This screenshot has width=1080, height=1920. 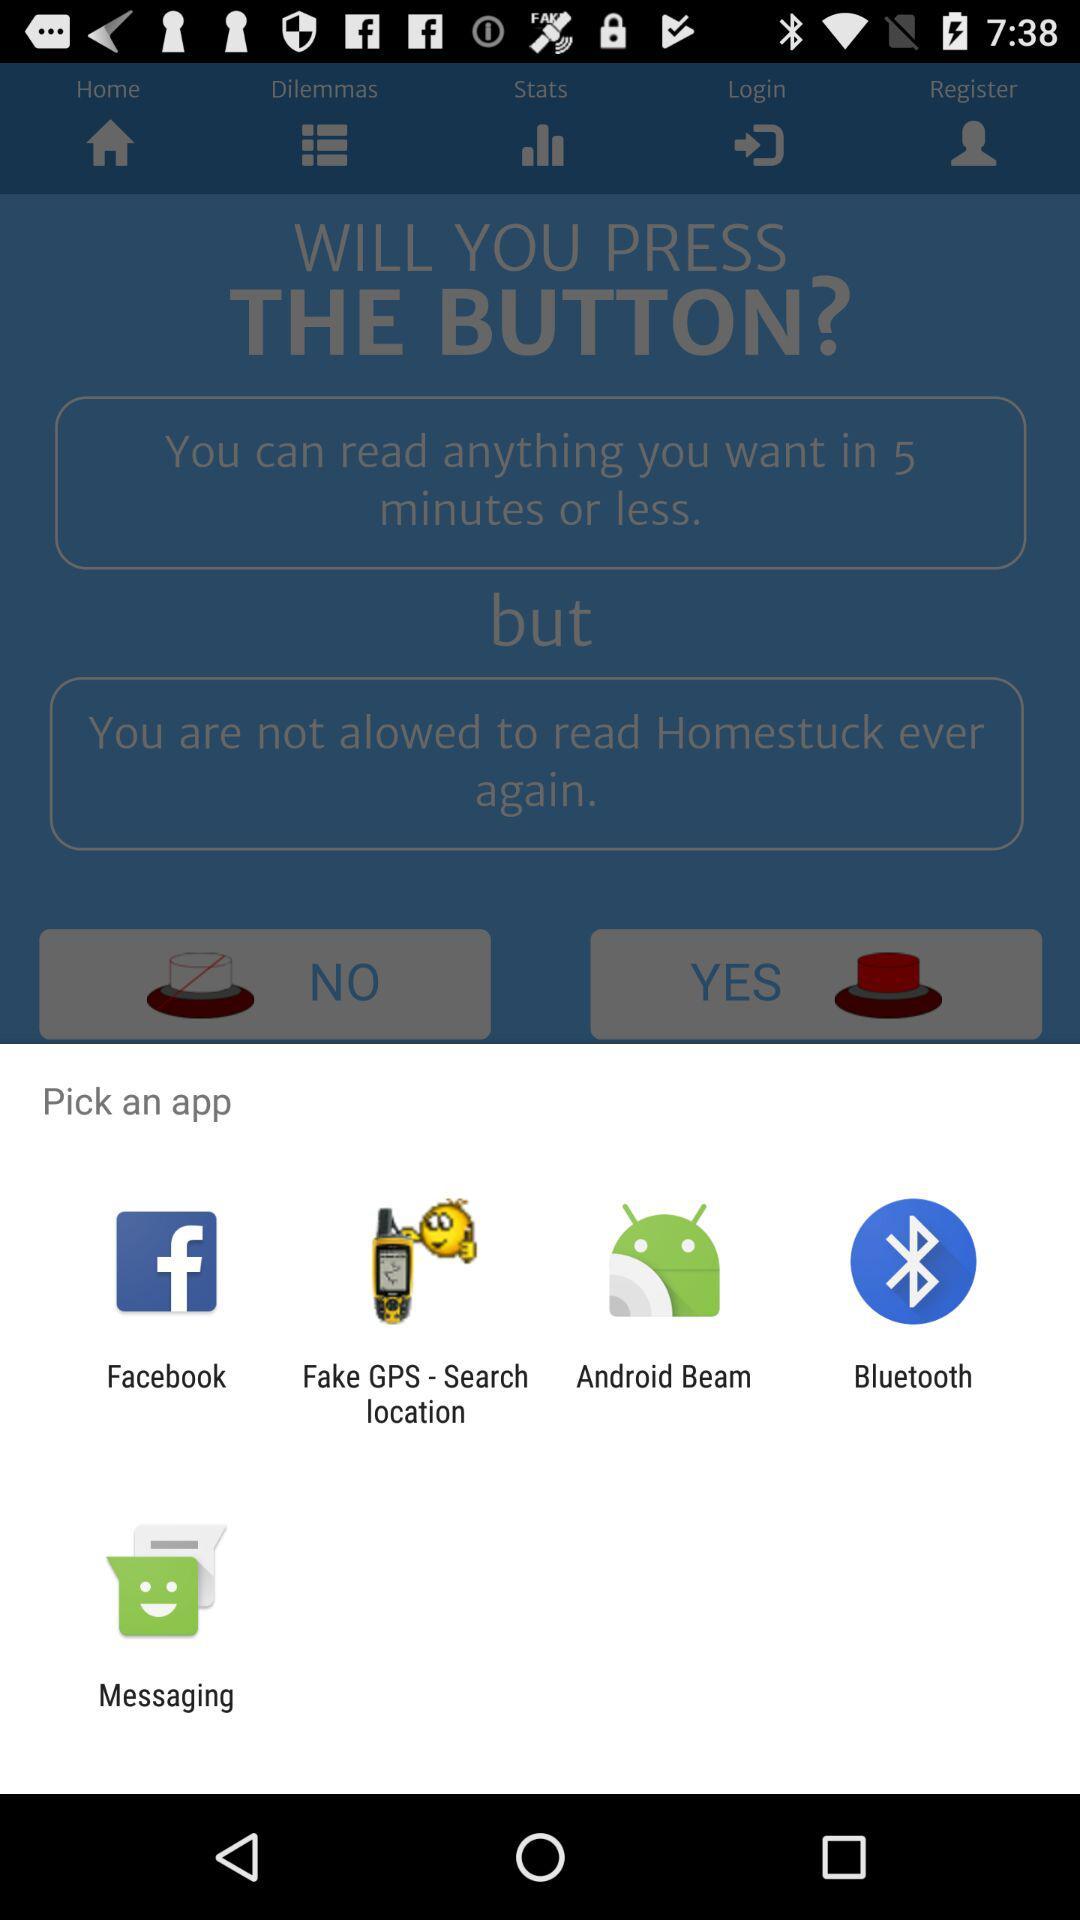 I want to click on app to the left of the android beam item, so click(x=414, y=1392).